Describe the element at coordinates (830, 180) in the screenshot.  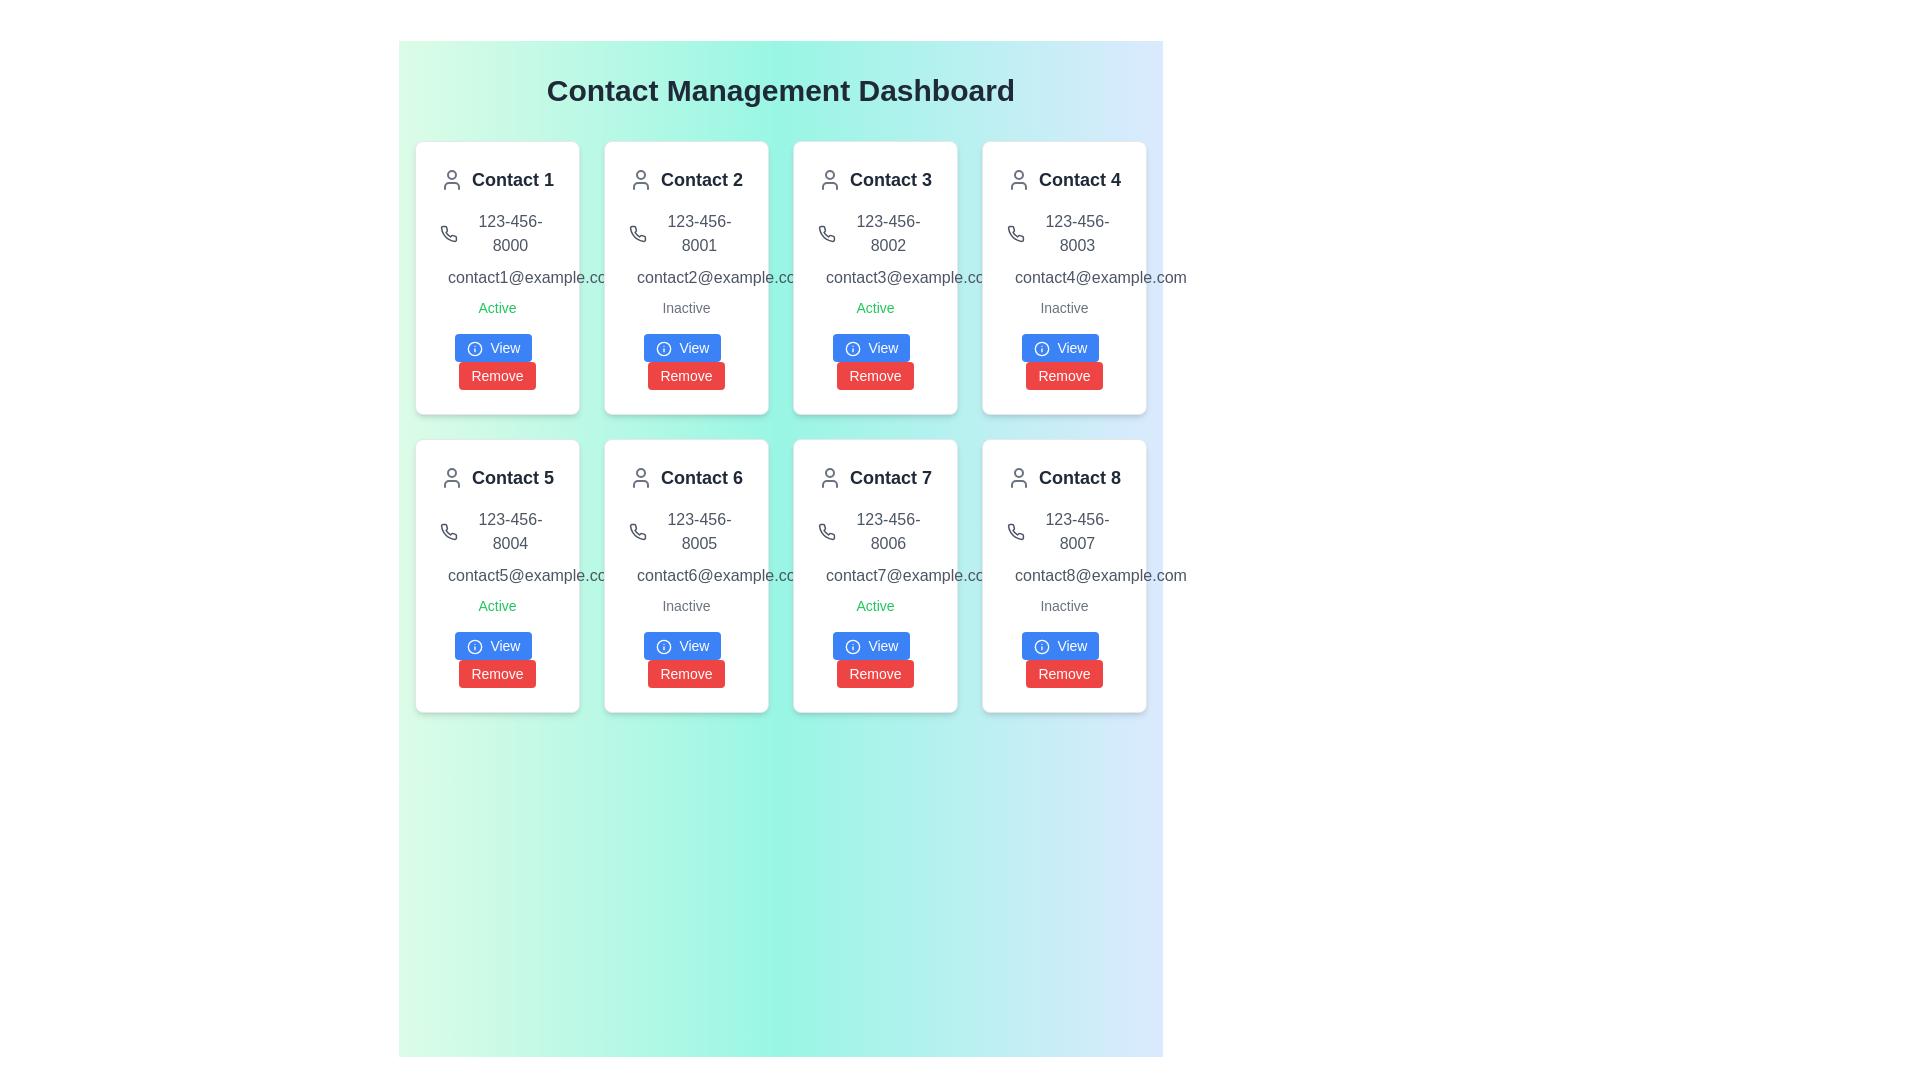
I see `the user profile icon, which is a circular head with a smaller body beneath it, located in the third card from the left in the upper row of the interface, next to the 'Contact 3' text` at that location.